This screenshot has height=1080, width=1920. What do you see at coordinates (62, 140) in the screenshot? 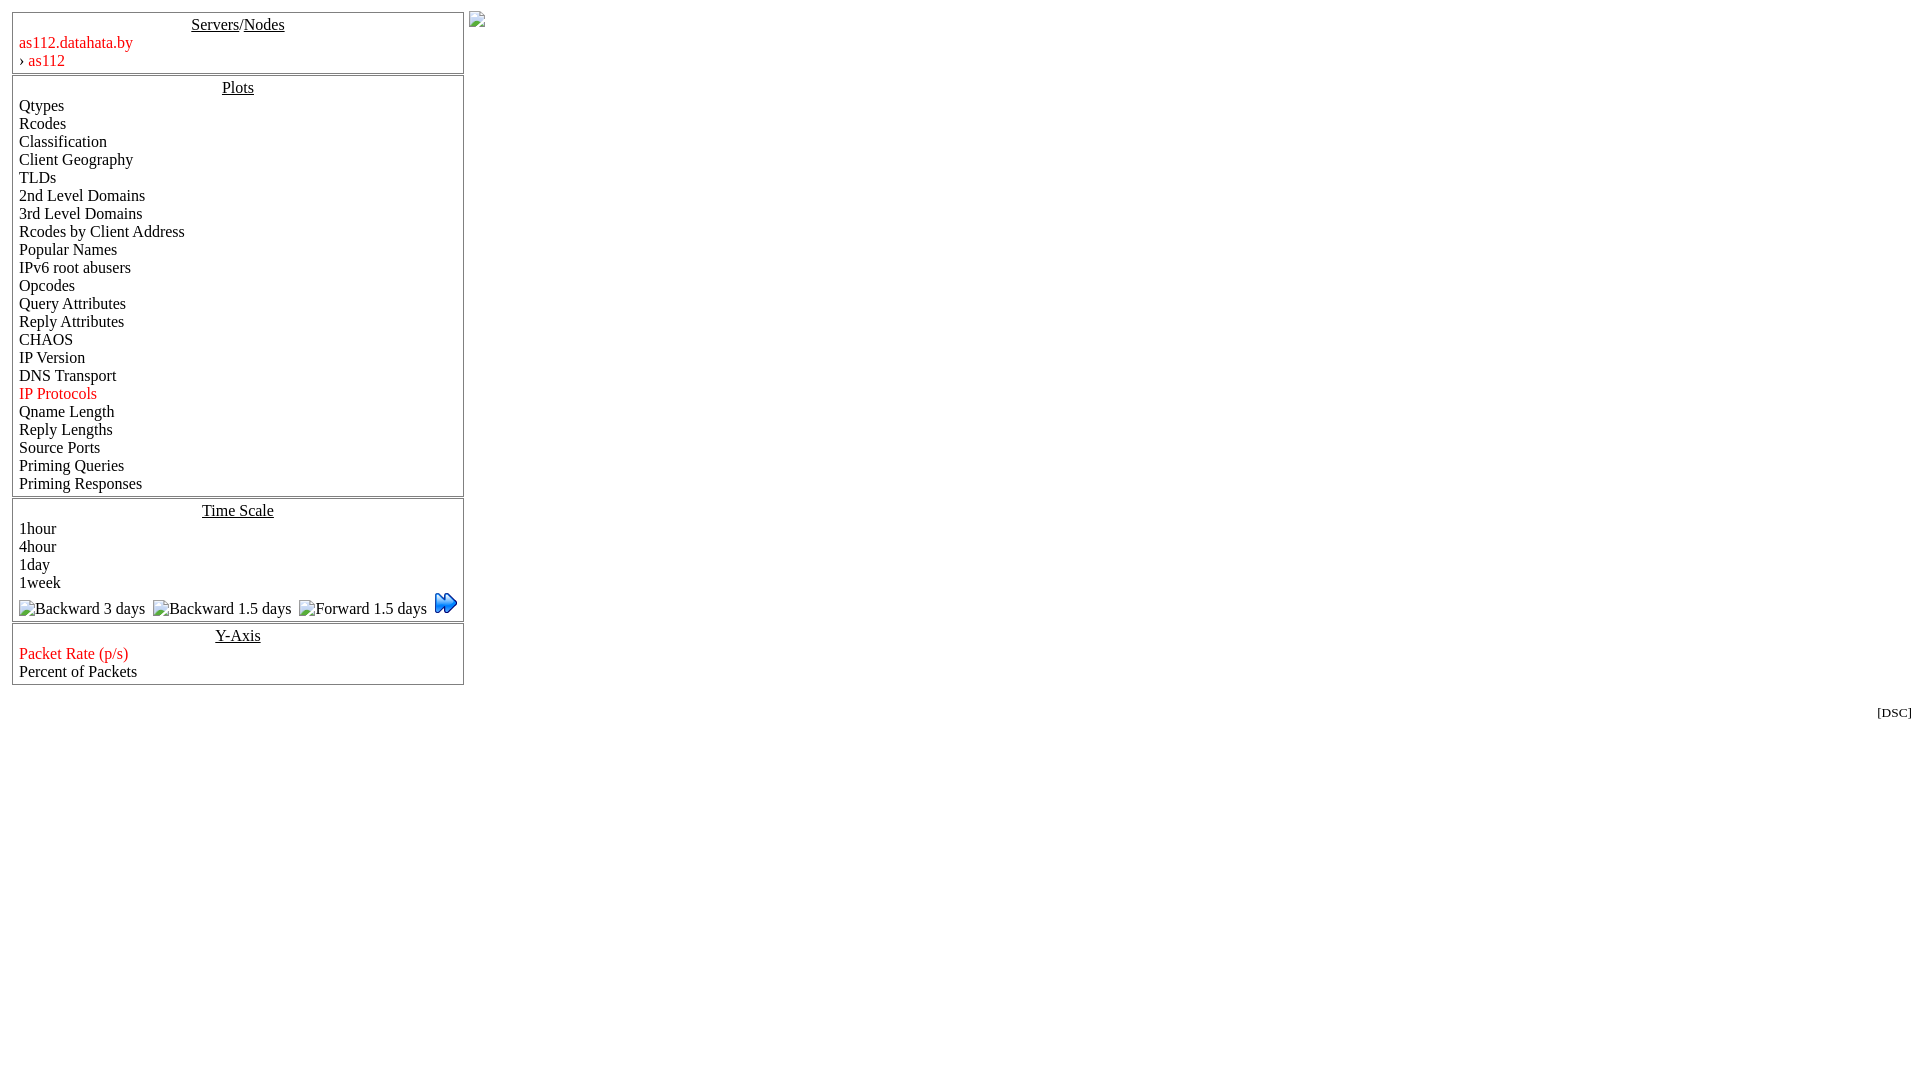
I see `'Classification'` at bounding box center [62, 140].